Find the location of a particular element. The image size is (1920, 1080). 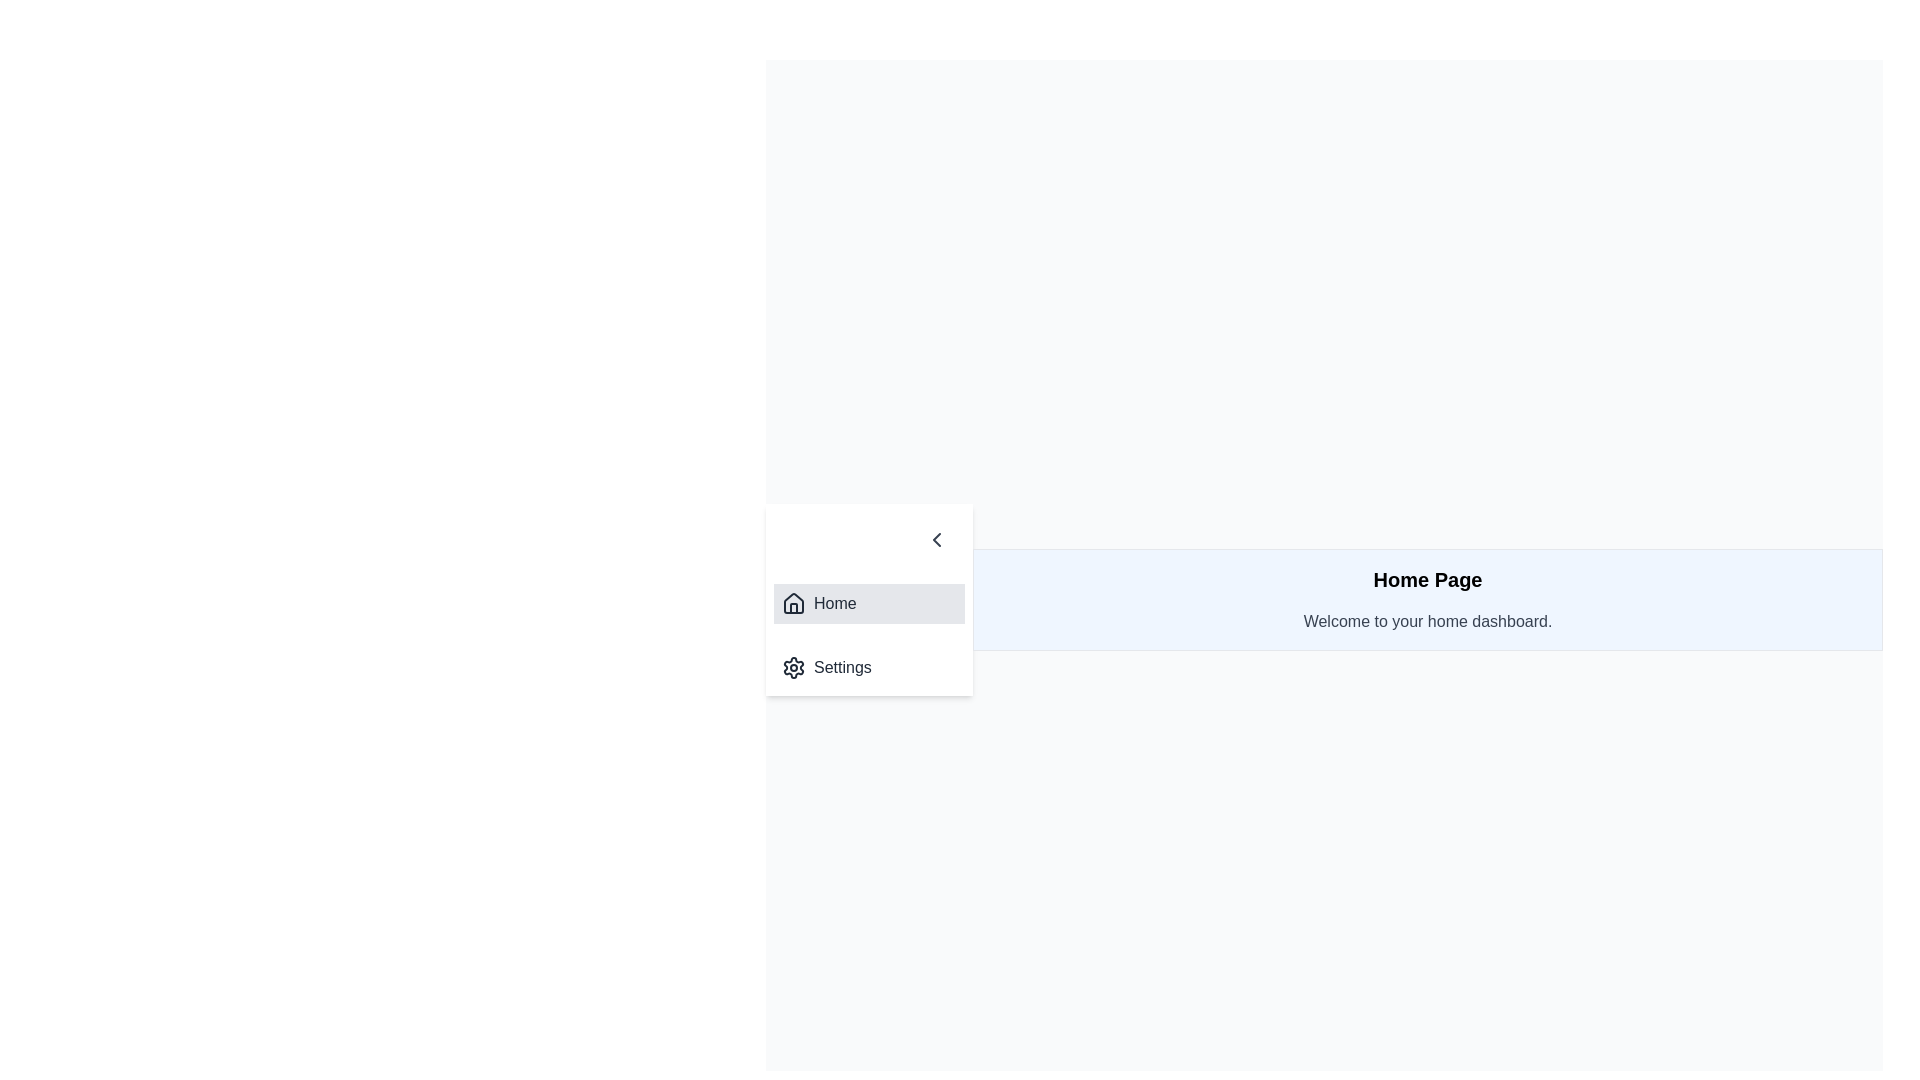

the informational text that welcomes users to the home dashboard interface, located below the 'Home Page' title is located at coordinates (1427, 620).